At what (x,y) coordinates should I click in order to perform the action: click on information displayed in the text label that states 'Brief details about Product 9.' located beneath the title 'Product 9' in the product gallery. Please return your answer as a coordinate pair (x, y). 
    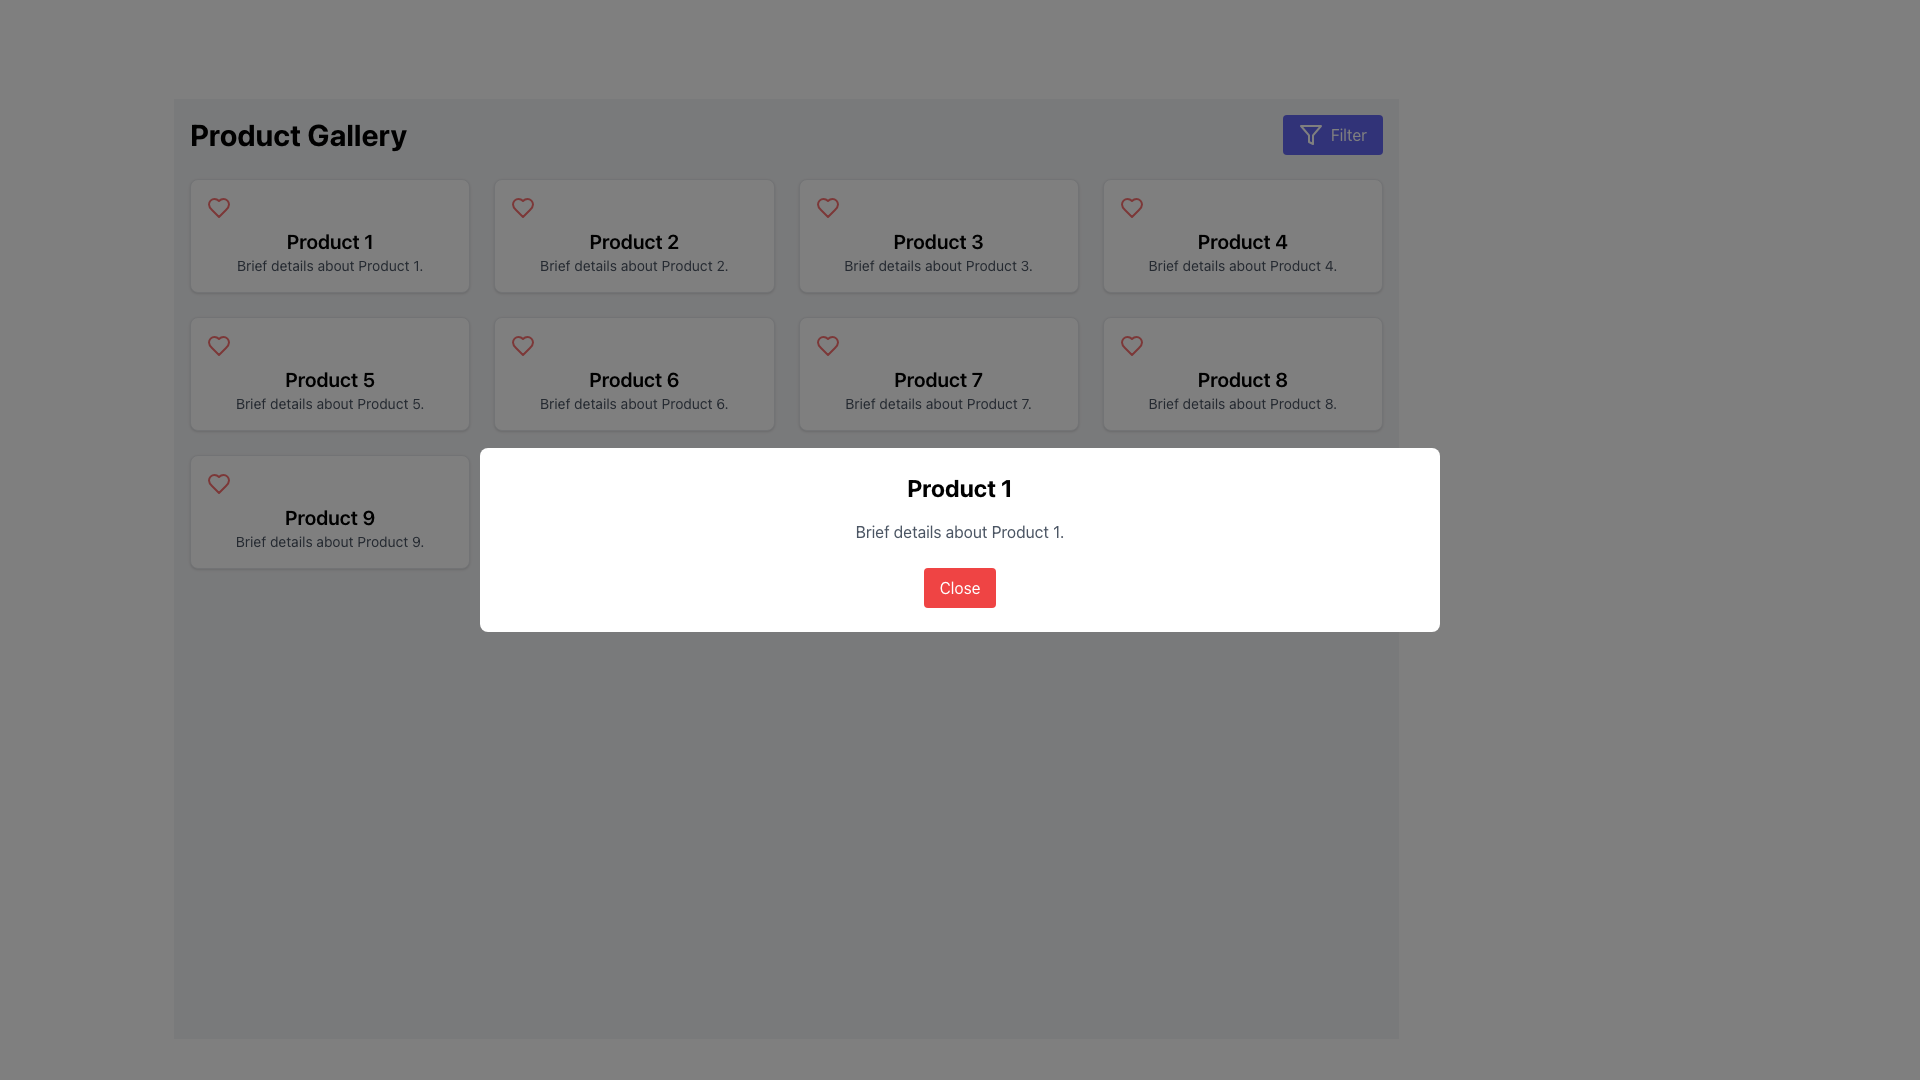
    Looking at the image, I should click on (330, 542).